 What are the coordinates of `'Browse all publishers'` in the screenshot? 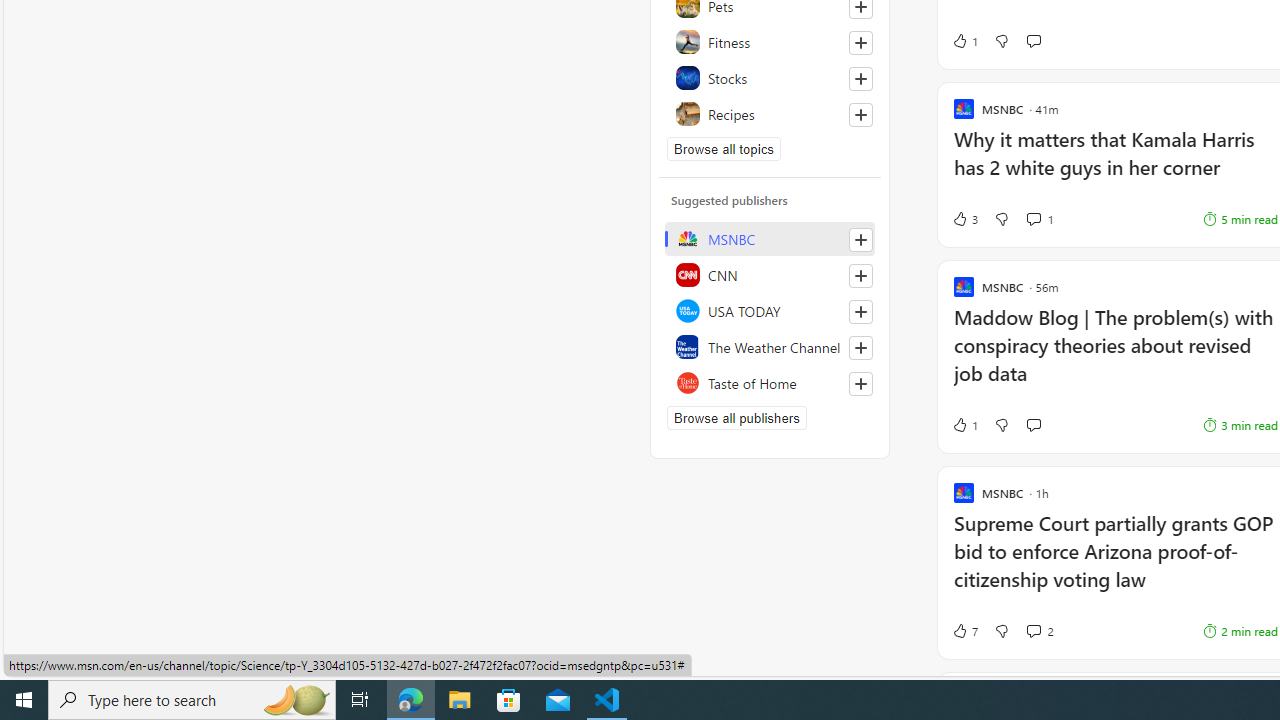 It's located at (735, 416).